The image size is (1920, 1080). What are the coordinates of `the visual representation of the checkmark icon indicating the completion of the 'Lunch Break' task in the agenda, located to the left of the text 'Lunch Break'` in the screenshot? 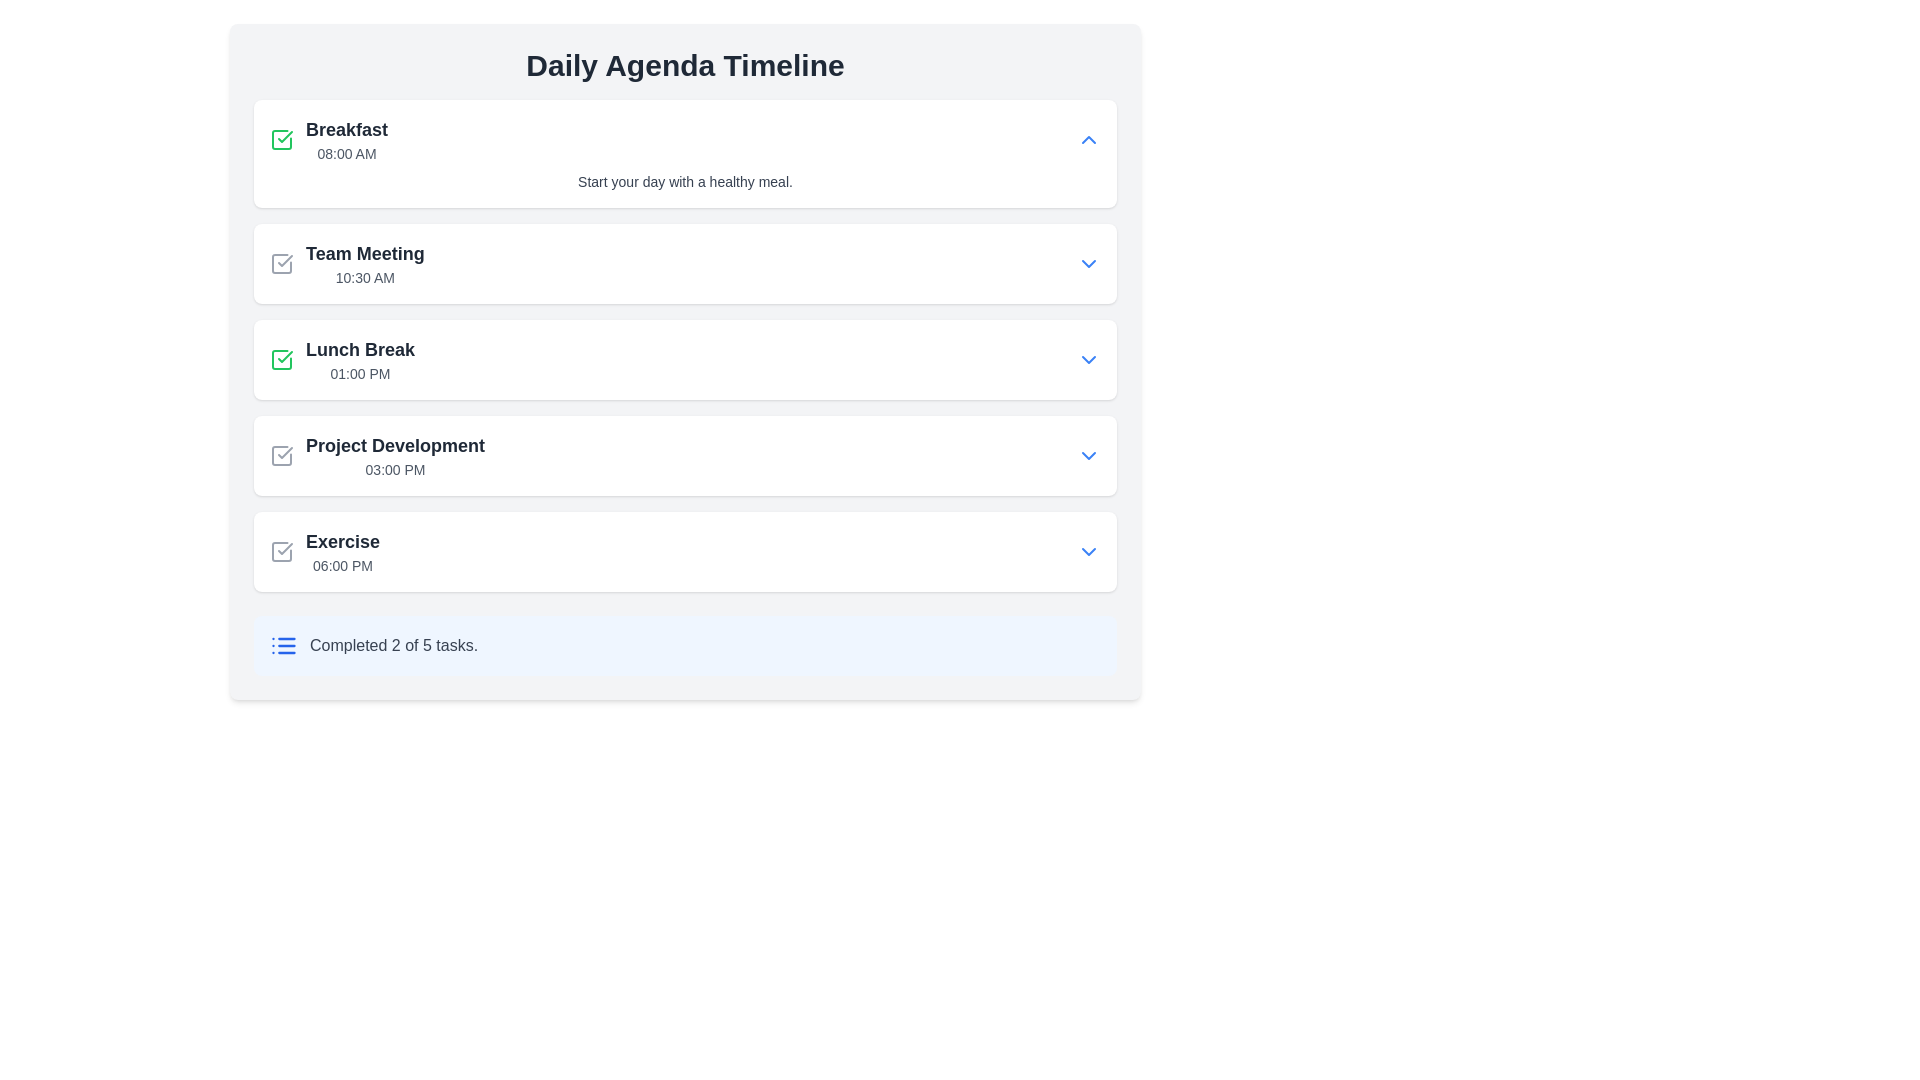 It's located at (284, 136).